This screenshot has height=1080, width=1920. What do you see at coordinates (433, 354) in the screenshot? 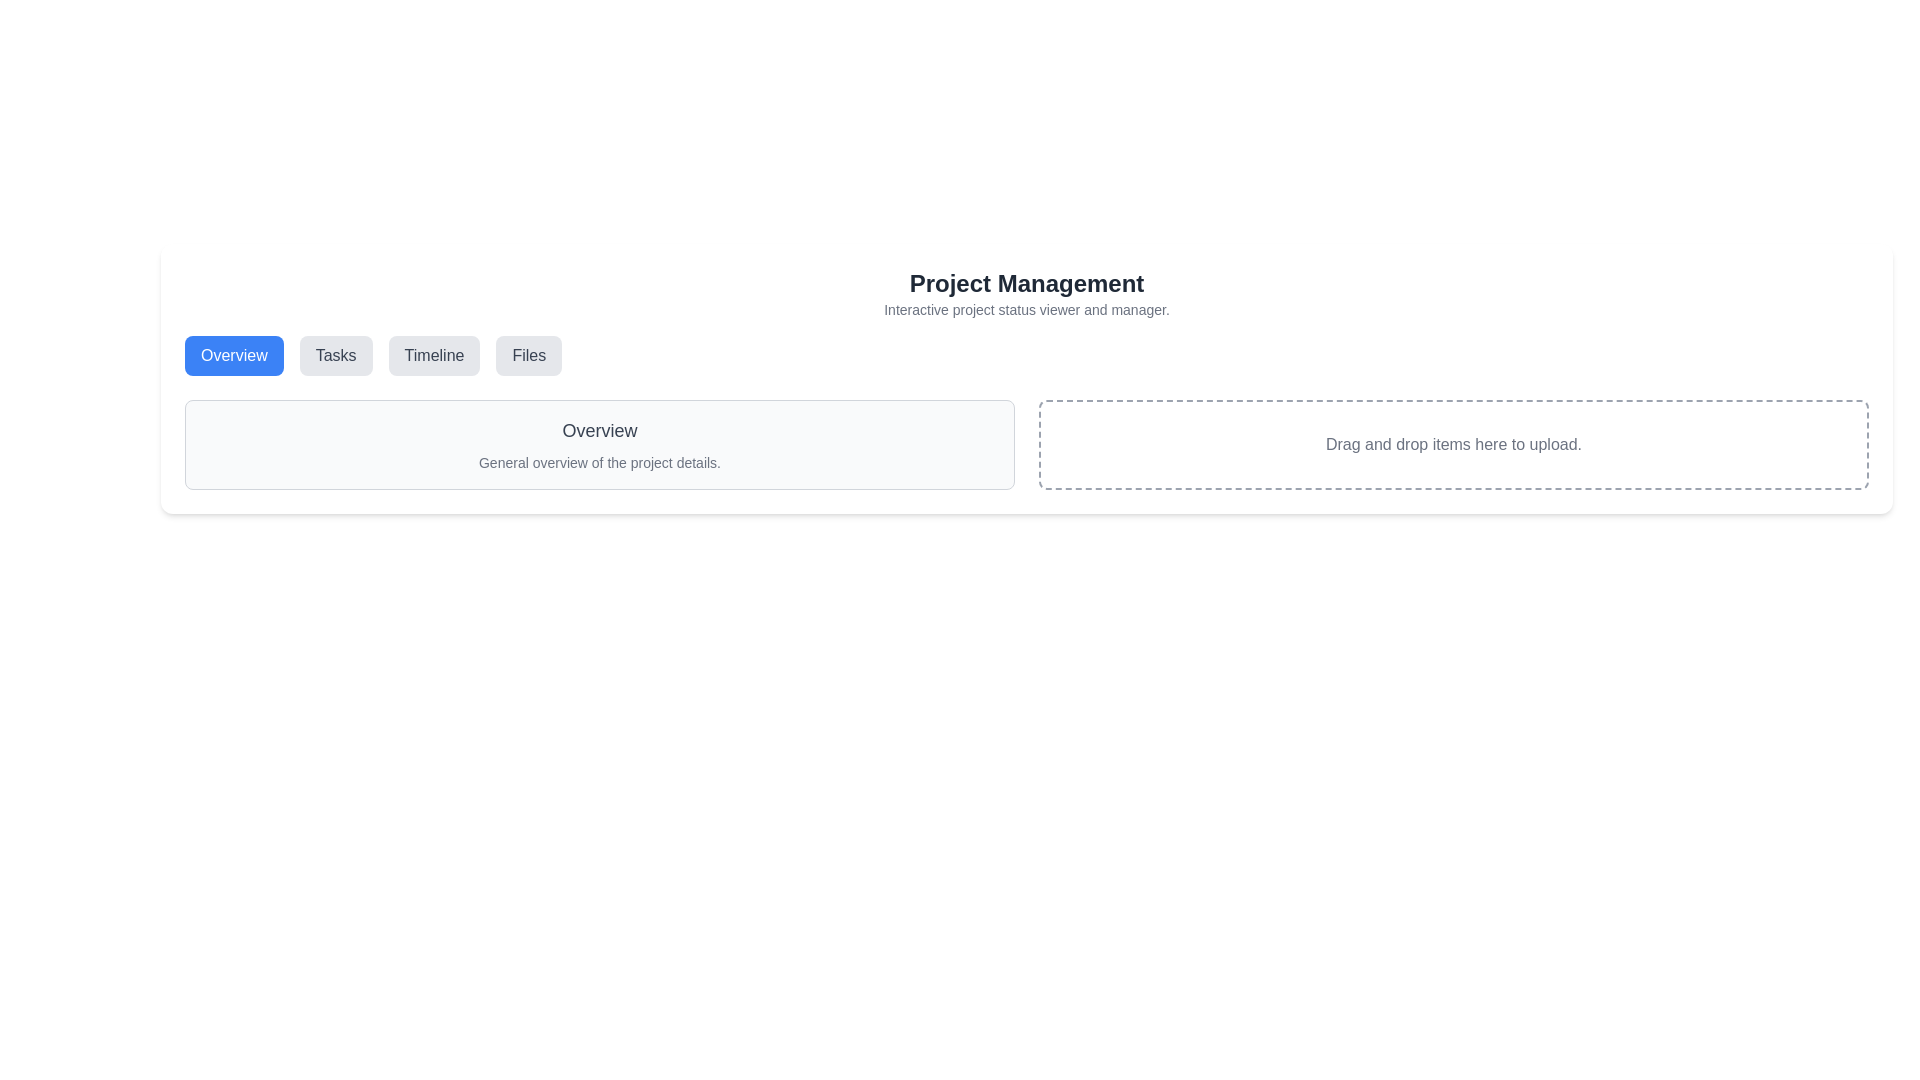
I see `the third button in a horizontal row of four` at bounding box center [433, 354].